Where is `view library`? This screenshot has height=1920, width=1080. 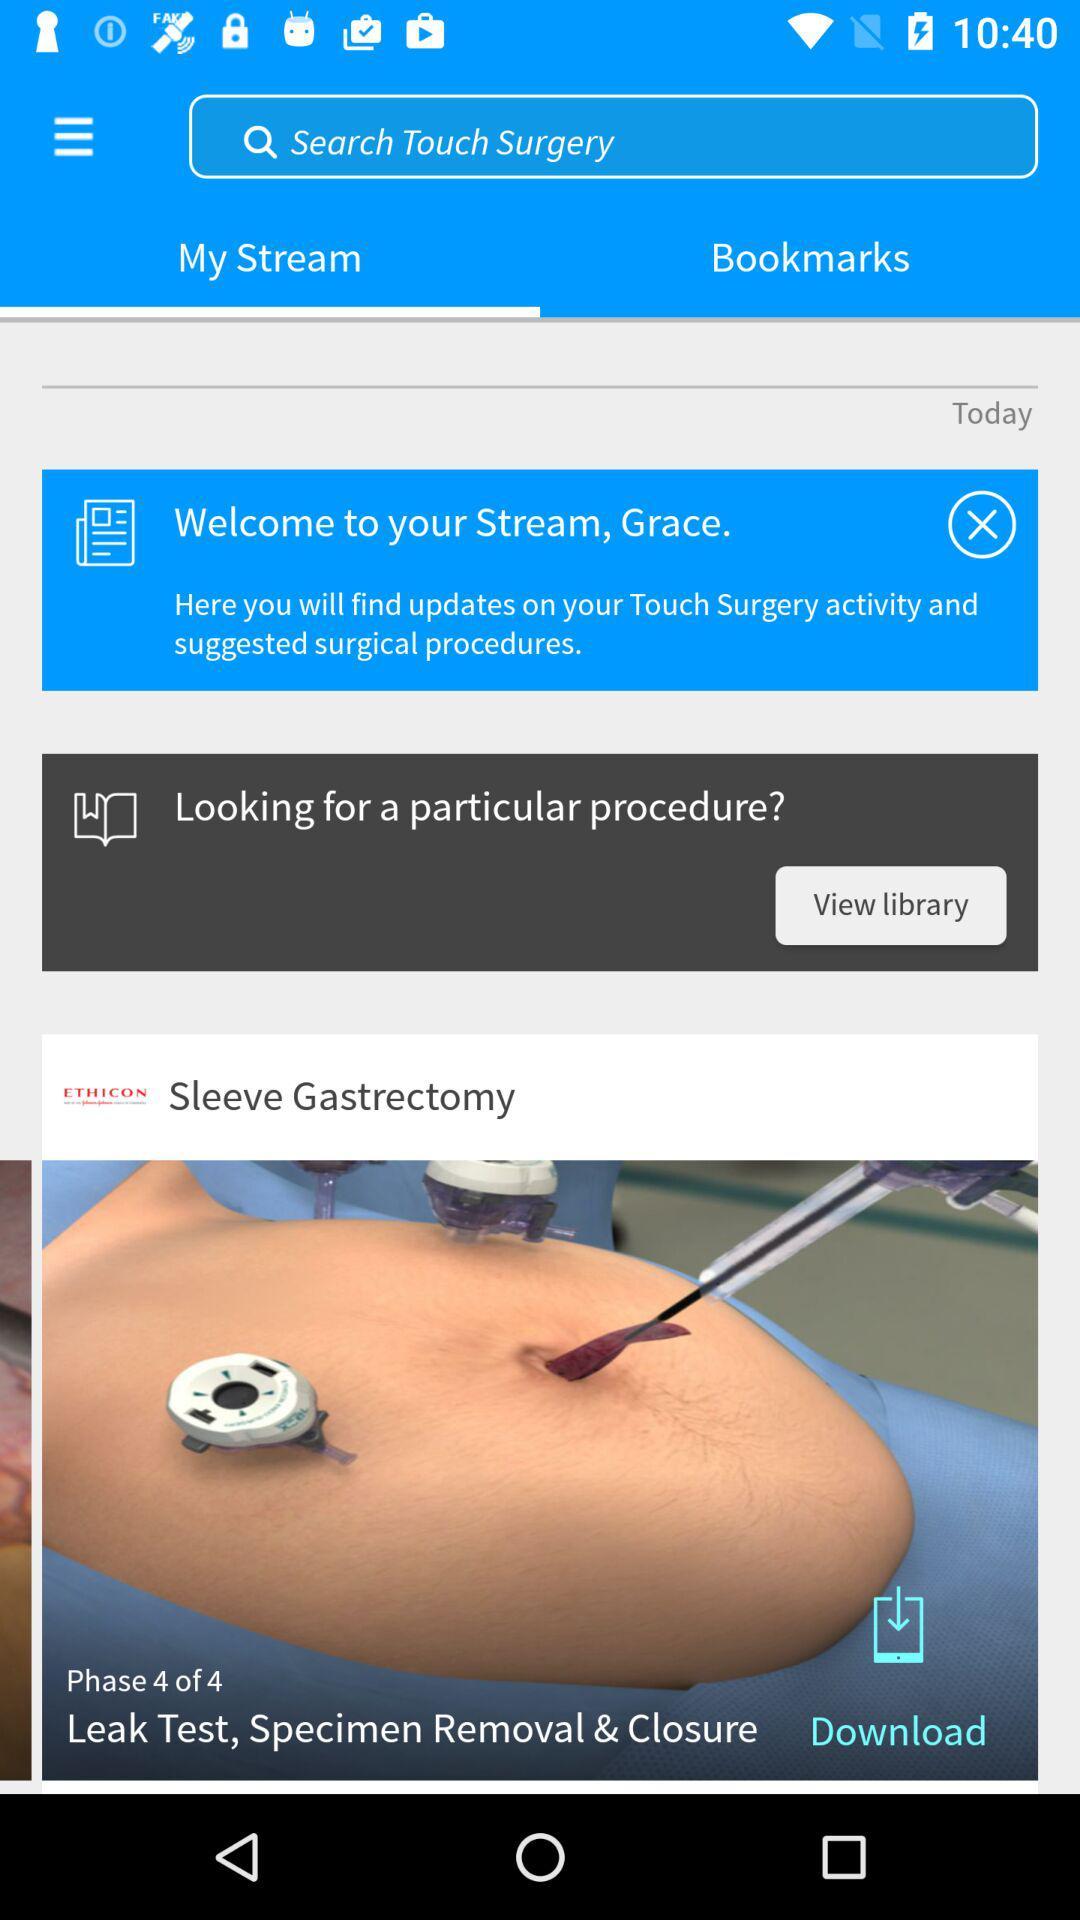
view library is located at coordinates (890, 904).